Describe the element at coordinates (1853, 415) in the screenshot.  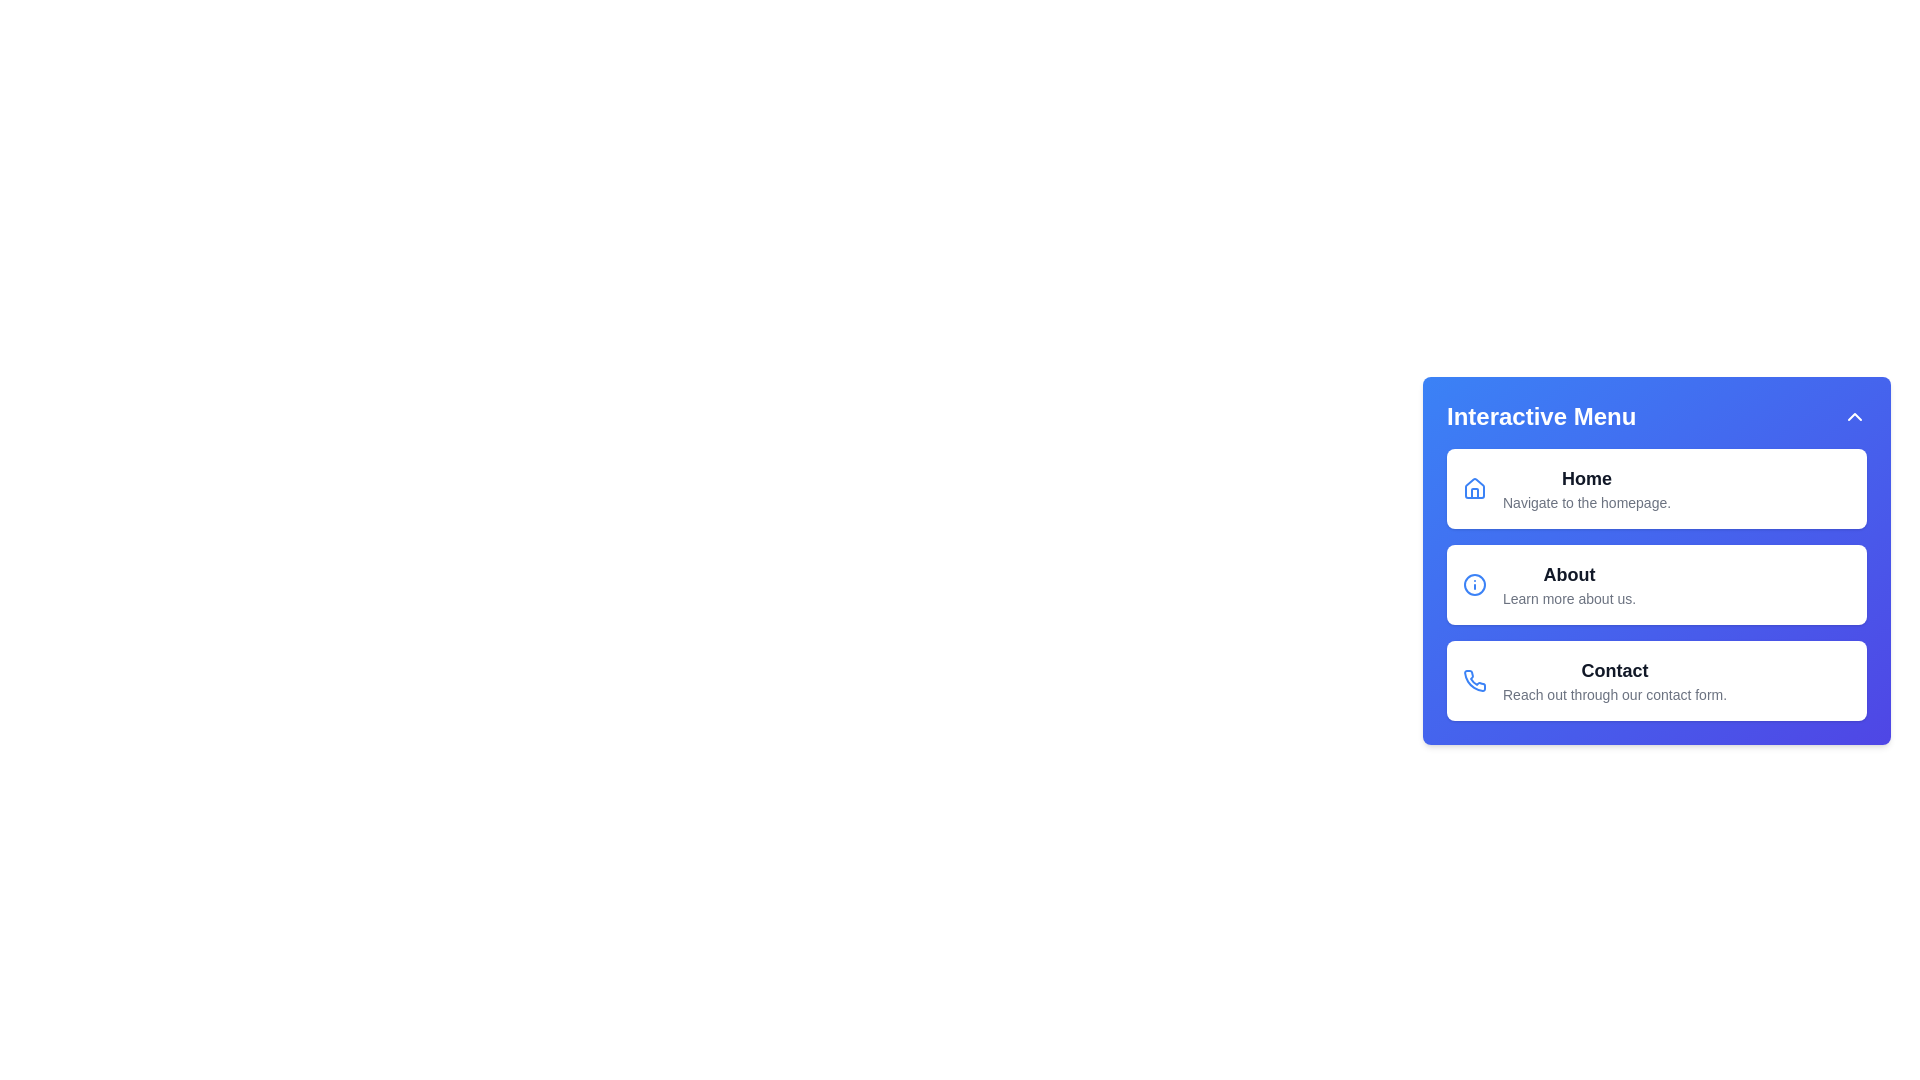
I see `the expand/collapse button to toggle the menu visibility` at that location.